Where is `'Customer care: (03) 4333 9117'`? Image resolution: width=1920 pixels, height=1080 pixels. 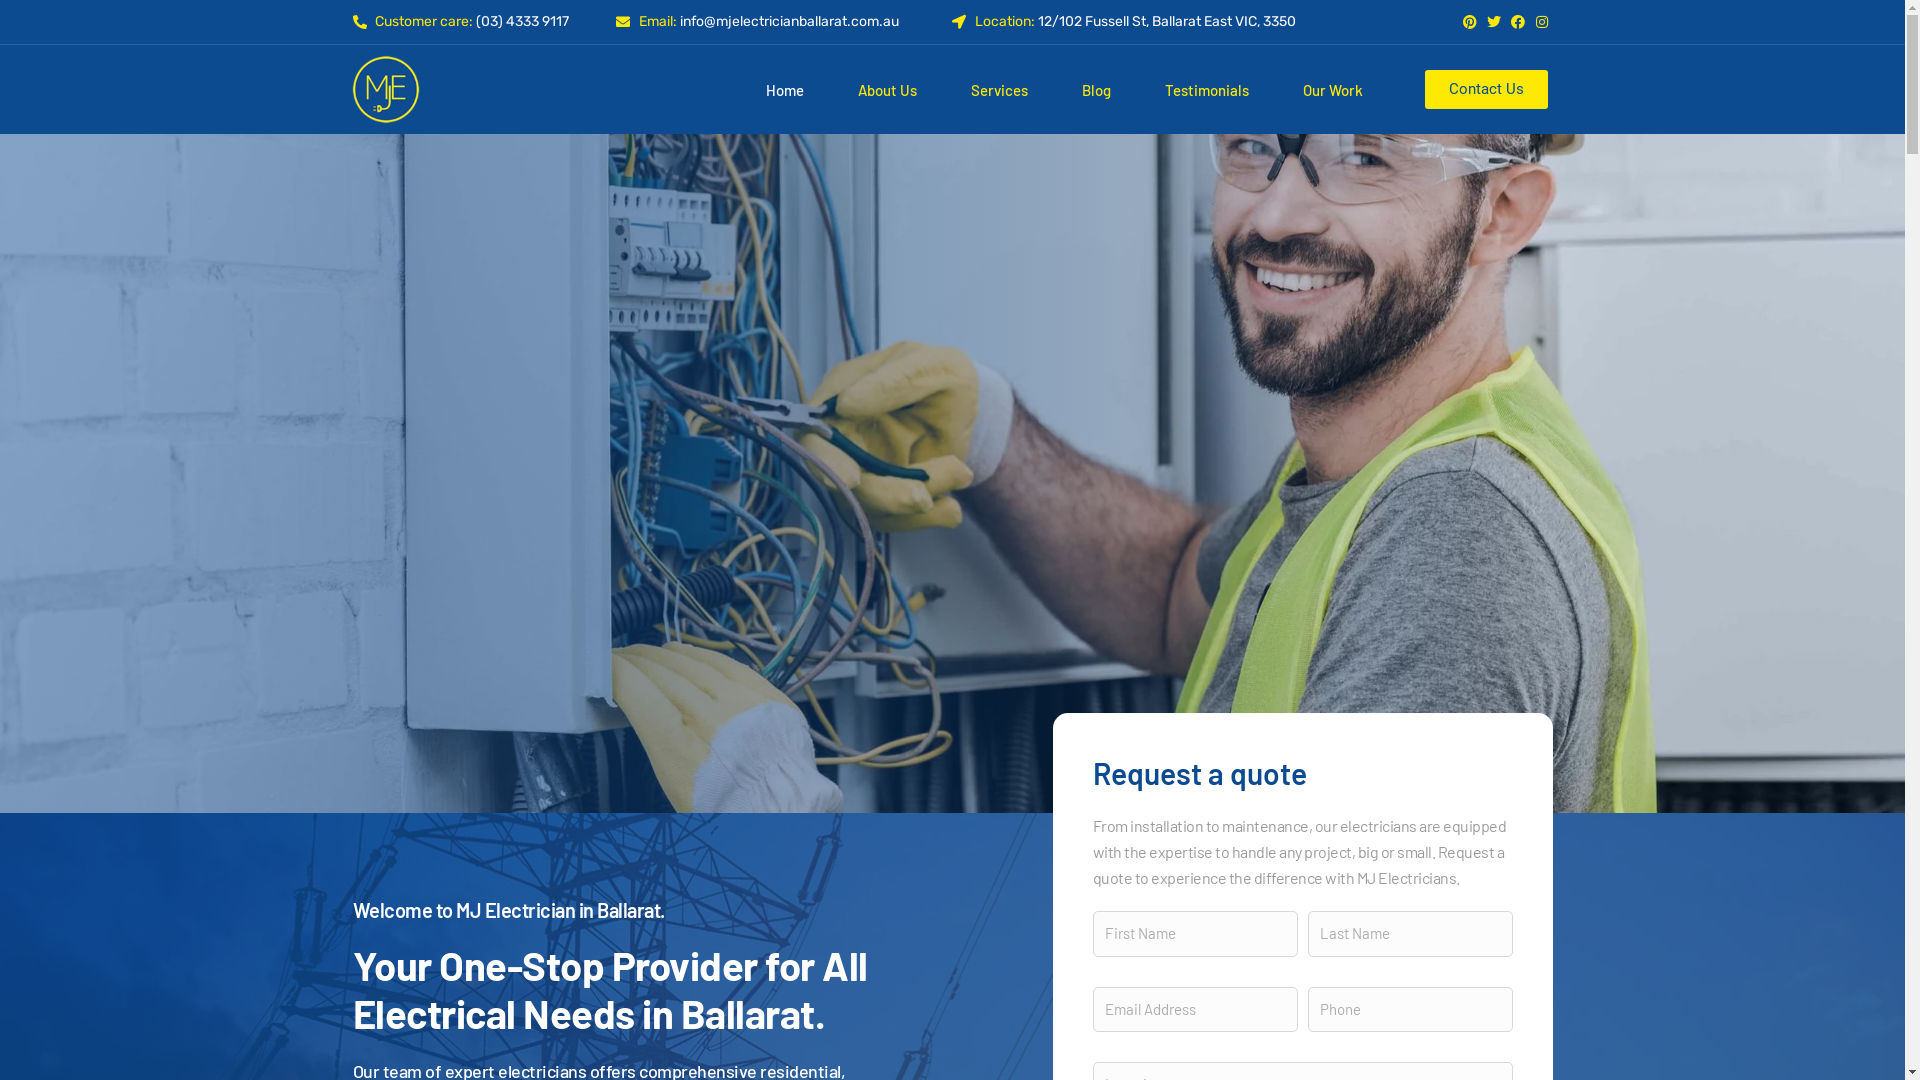 'Customer care: (03) 4333 9117' is located at coordinates (484, 22).